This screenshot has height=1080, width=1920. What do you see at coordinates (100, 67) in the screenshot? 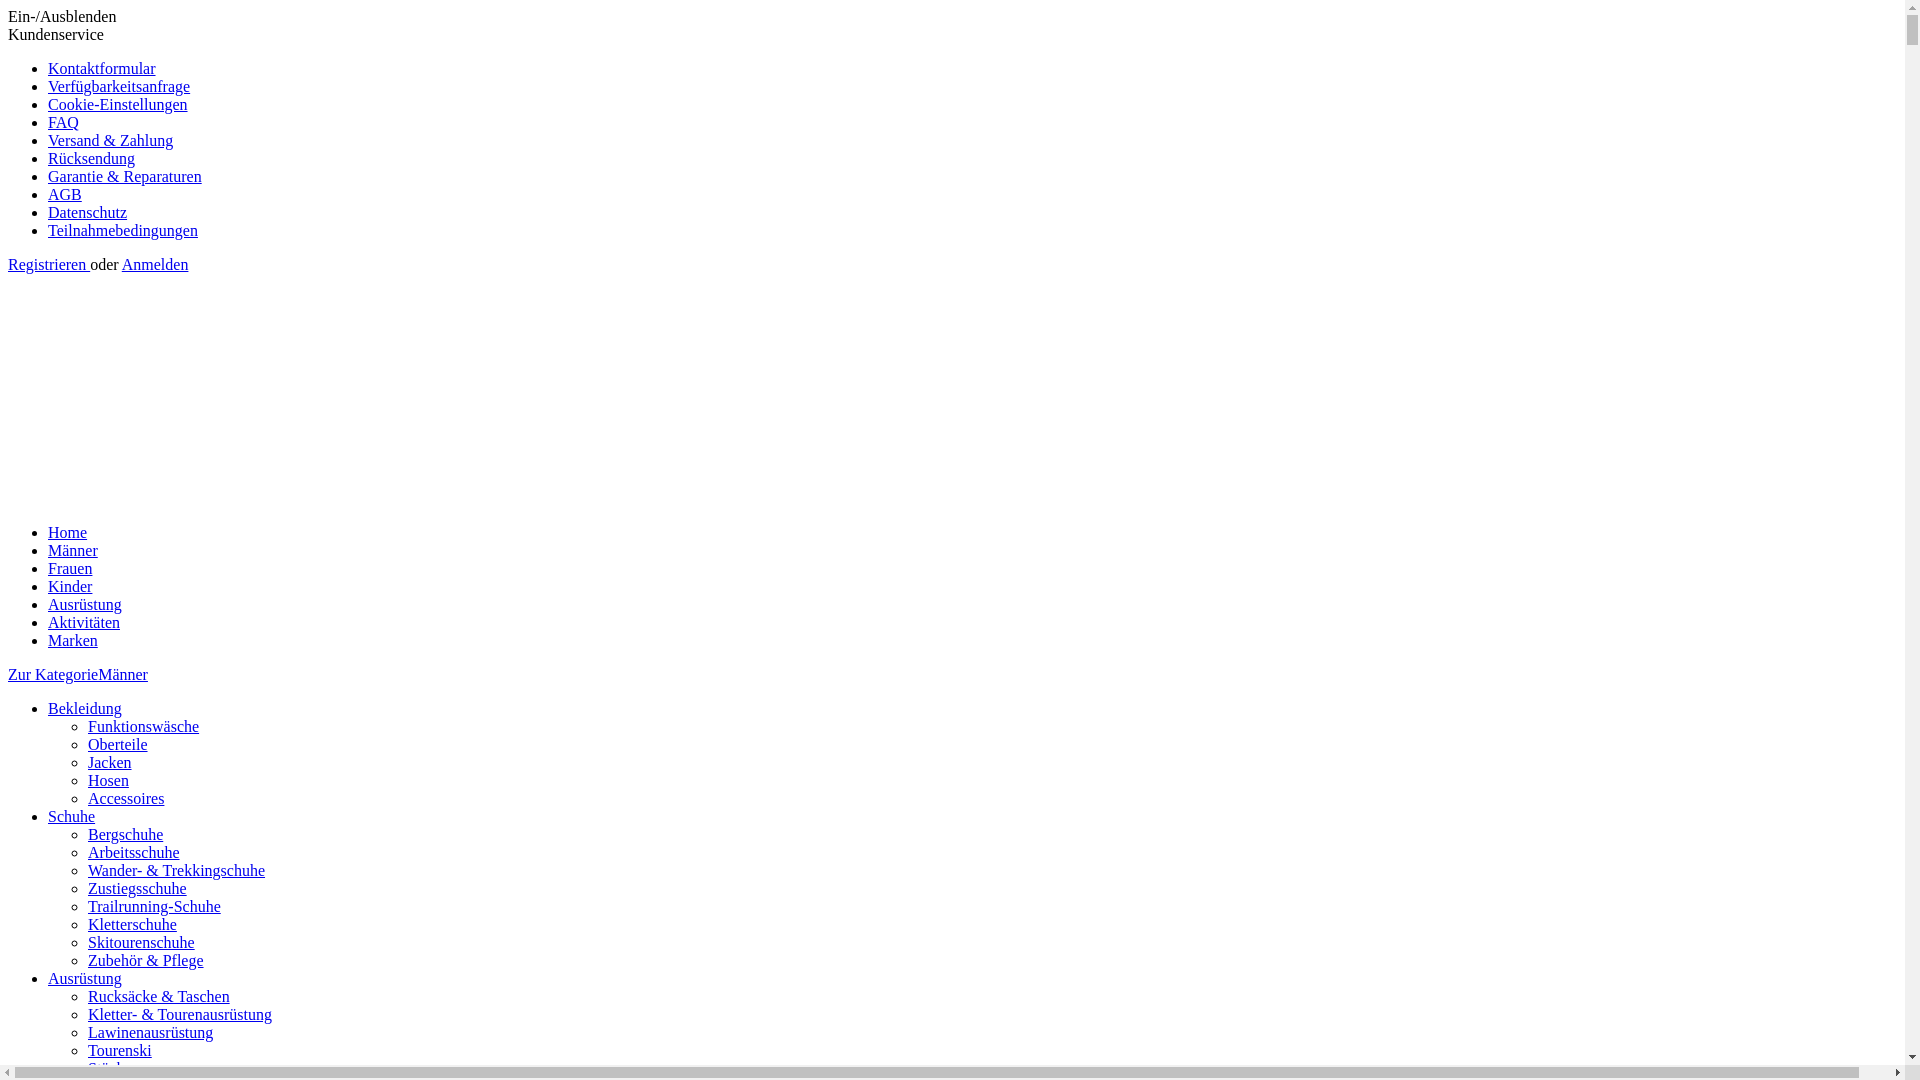
I see `'Kontaktformular'` at bounding box center [100, 67].